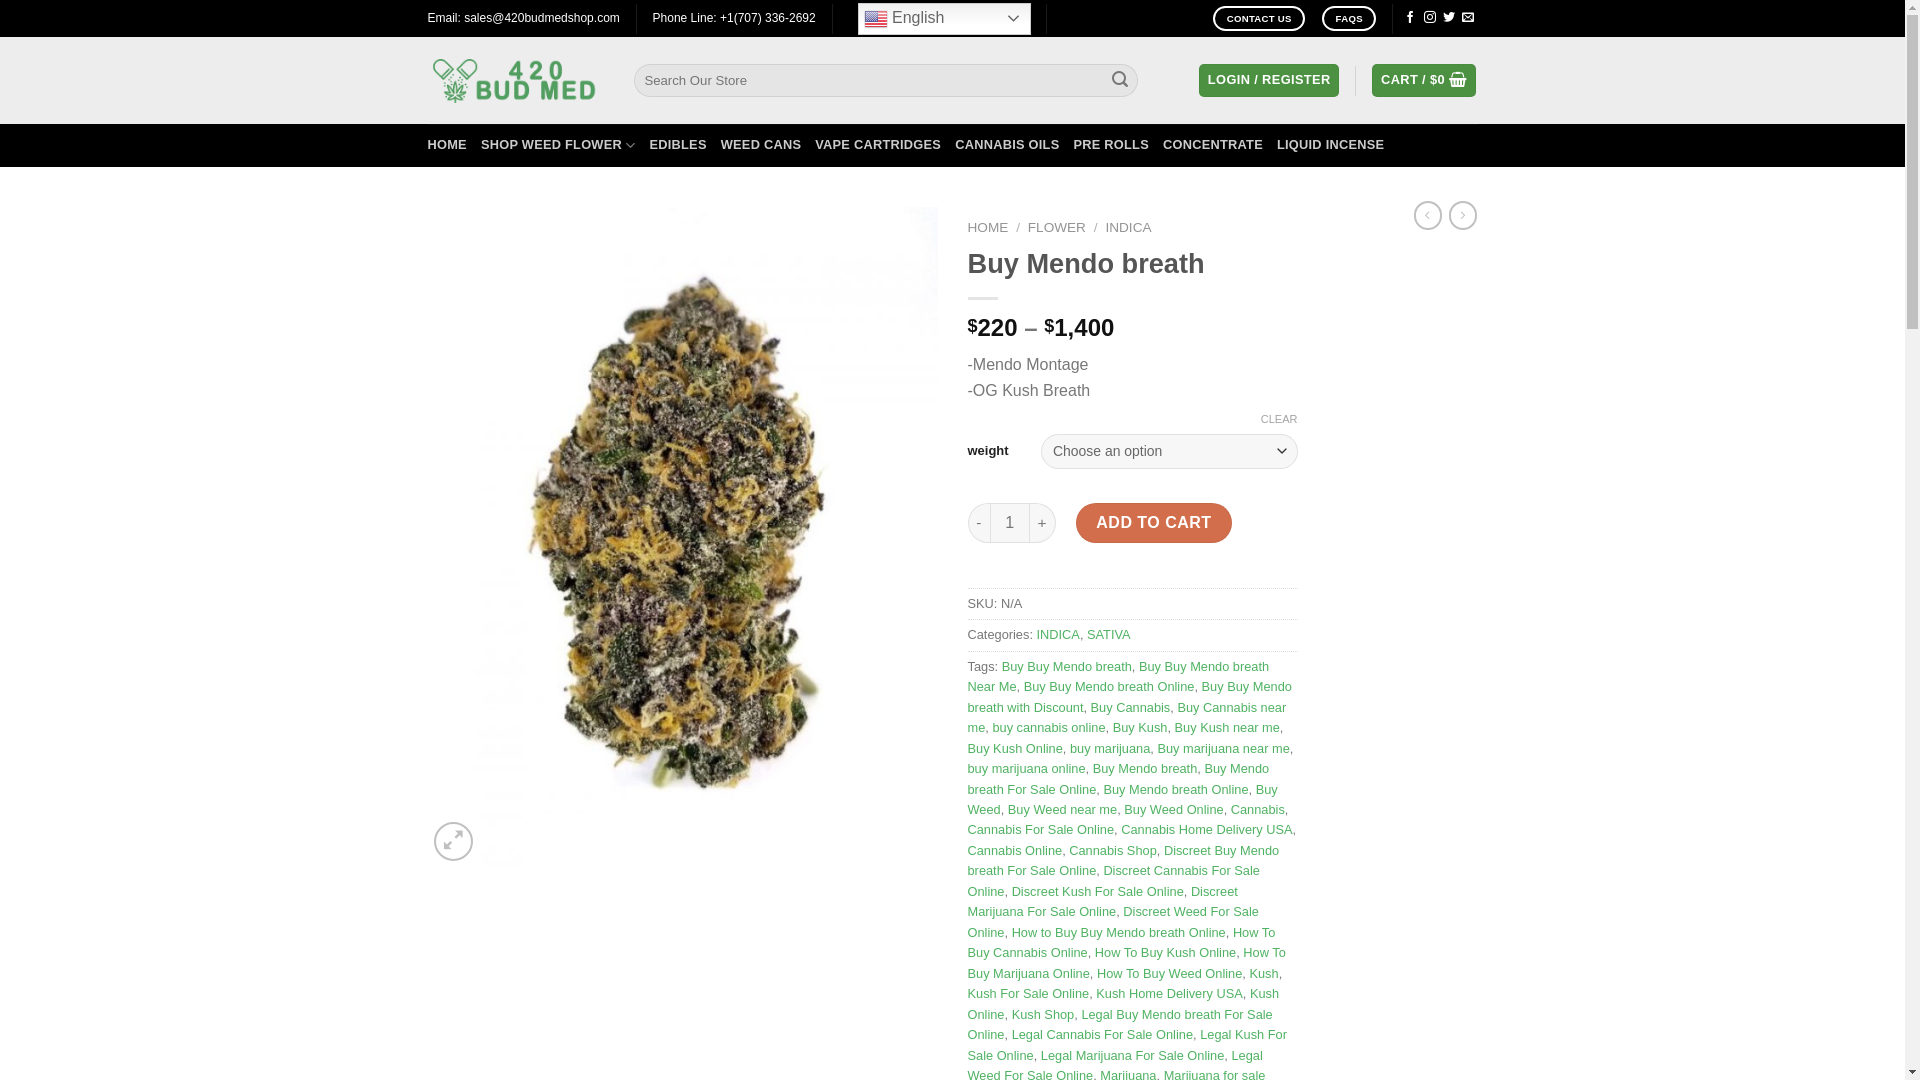 This screenshot has height=1080, width=1920. What do you see at coordinates (1278, 418) in the screenshot?
I see `'CLEAR'` at bounding box center [1278, 418].